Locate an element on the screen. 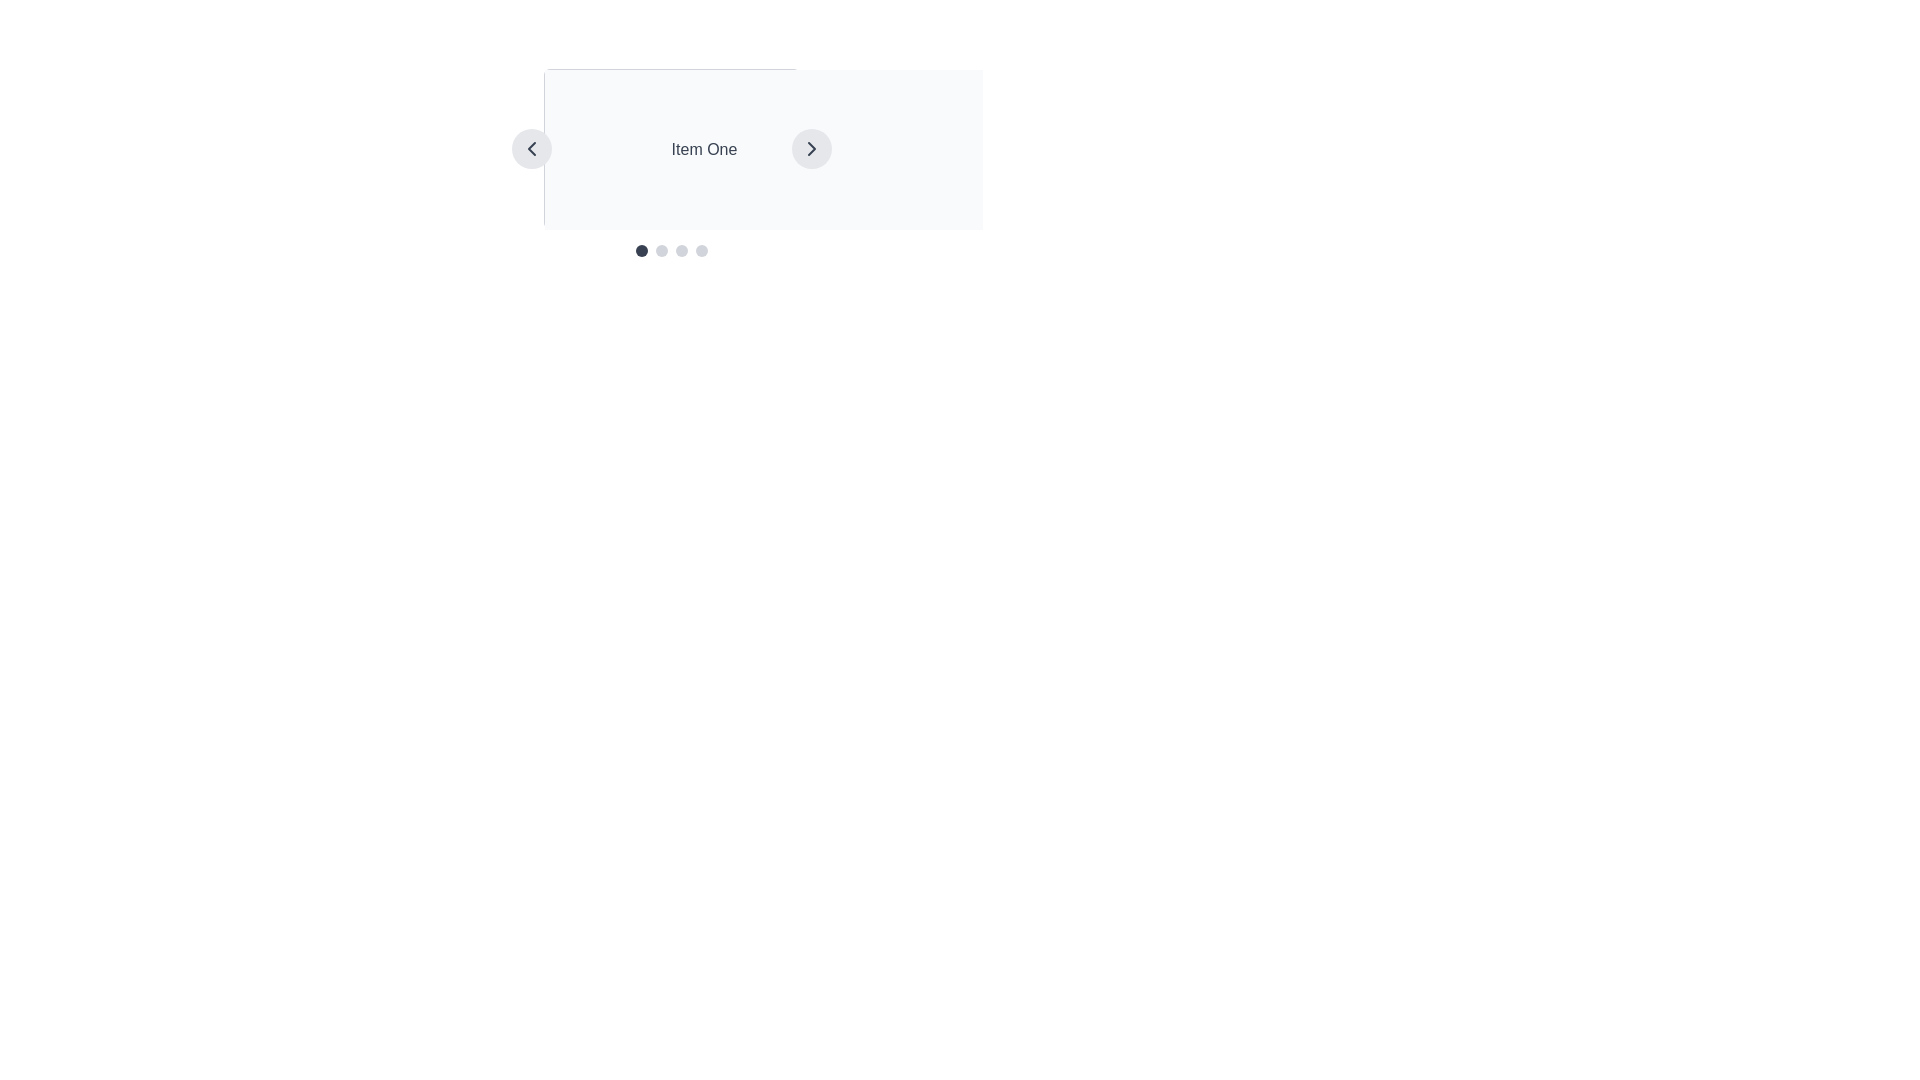  the third circular pagination indicator located below 'Item One' is located at coordinates (681, 249).